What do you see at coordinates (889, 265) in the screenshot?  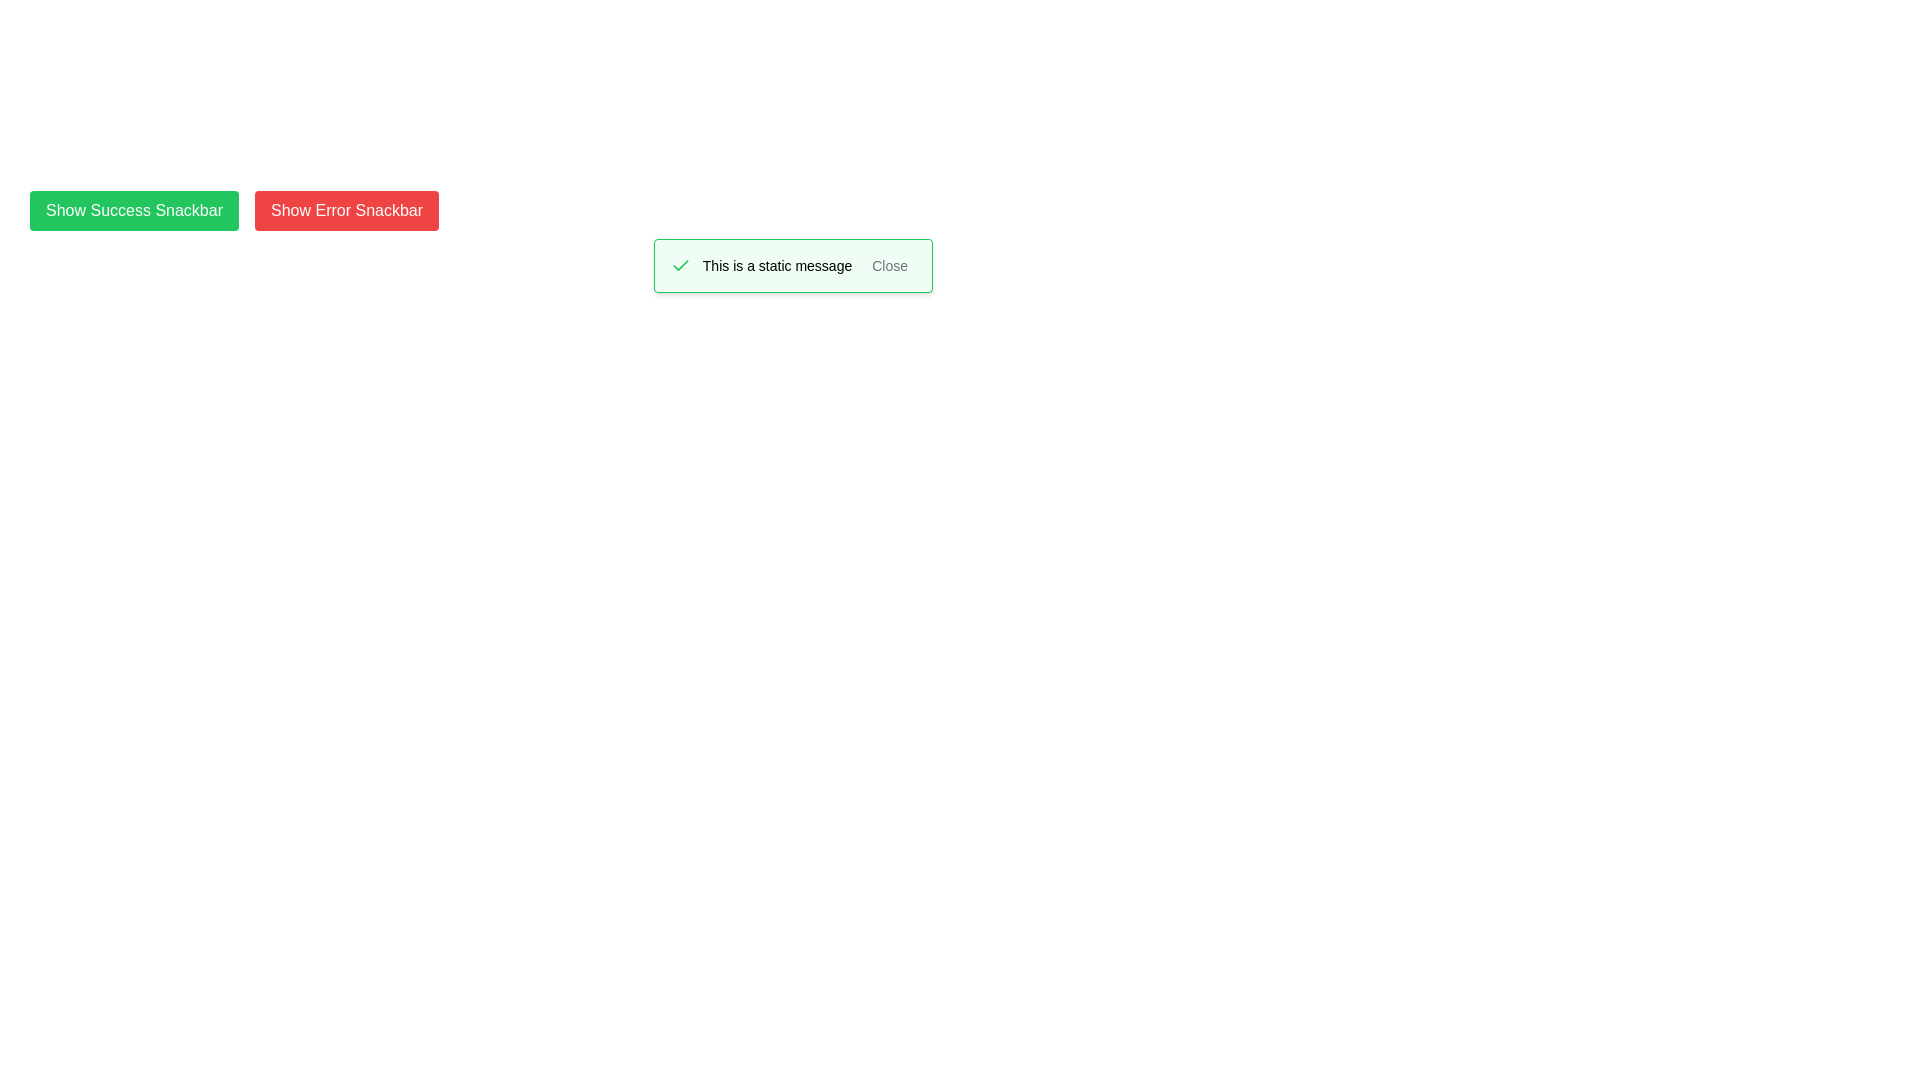 I see `the 'Close' button in the notification box` at bounding box center [889, 265].